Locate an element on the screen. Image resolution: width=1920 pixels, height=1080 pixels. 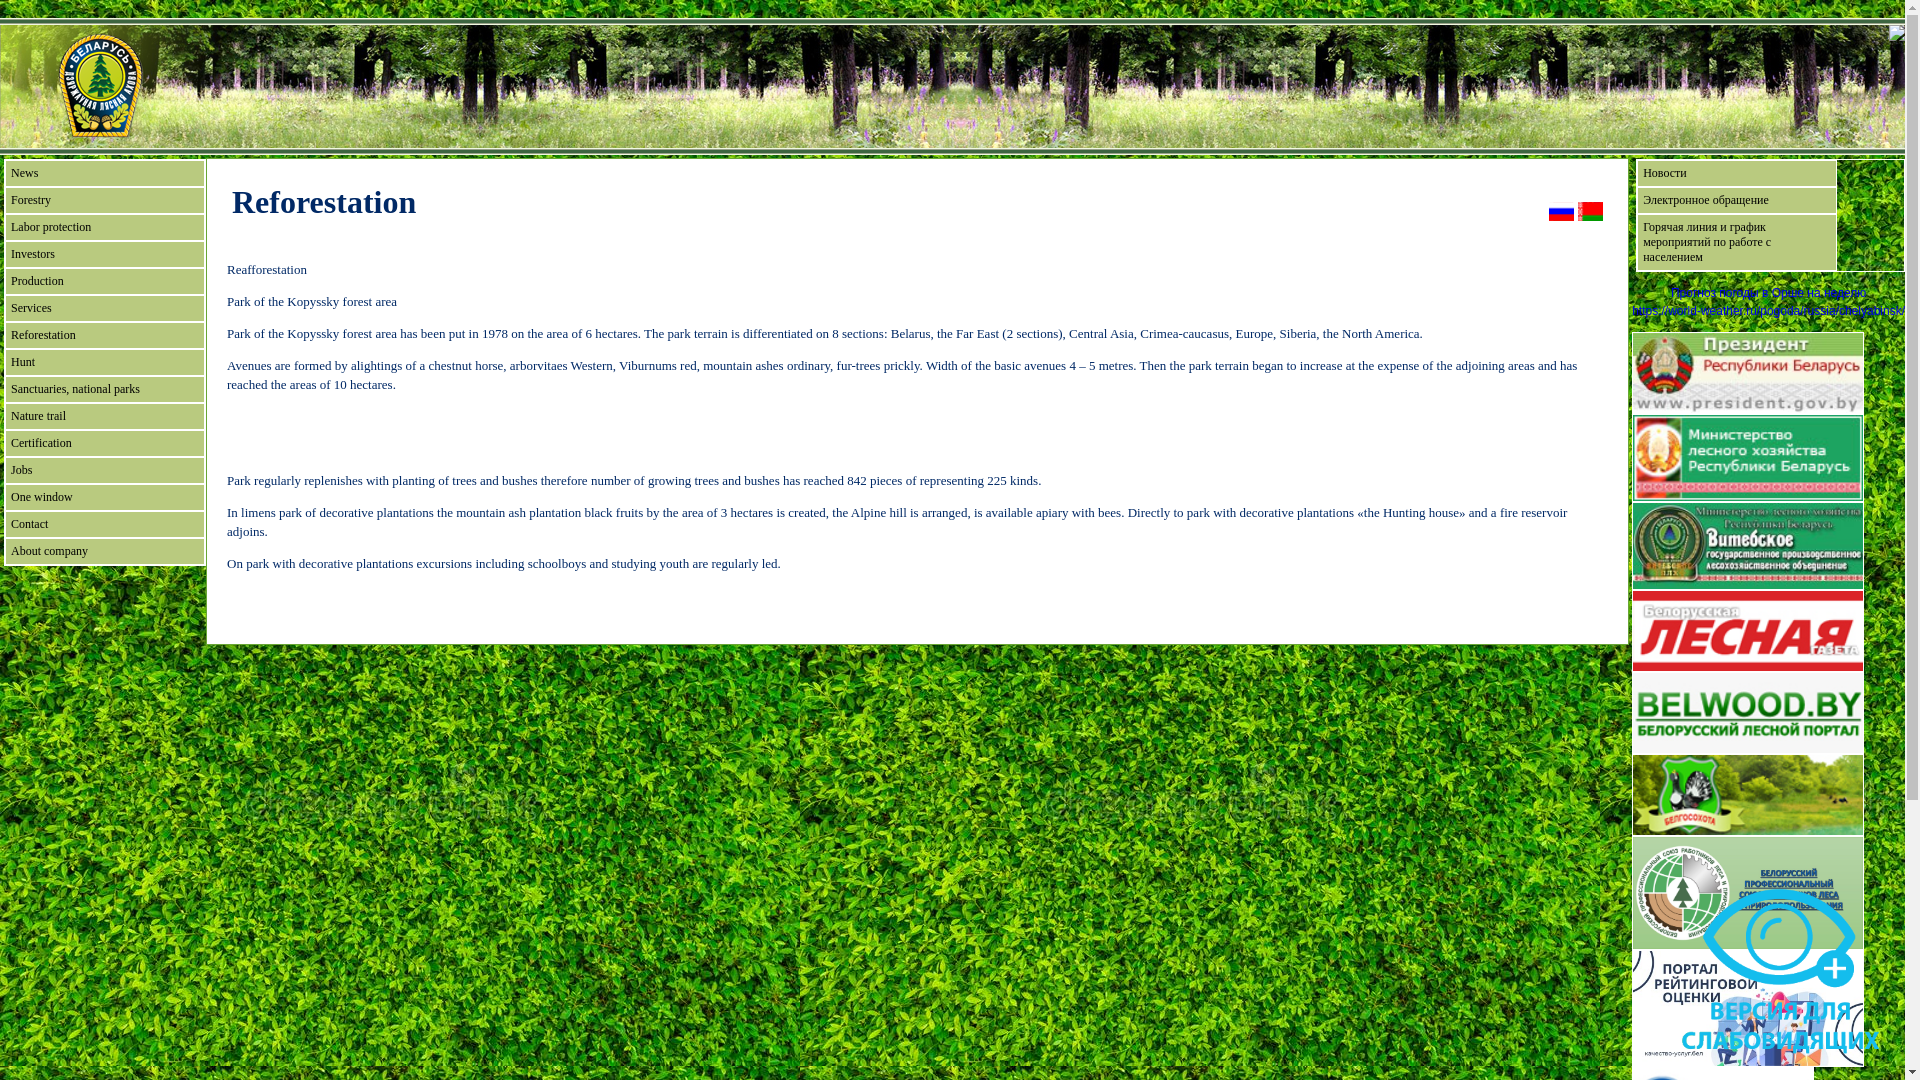
'Sanctuaries, national parks' is located at coordinates (104, 389).